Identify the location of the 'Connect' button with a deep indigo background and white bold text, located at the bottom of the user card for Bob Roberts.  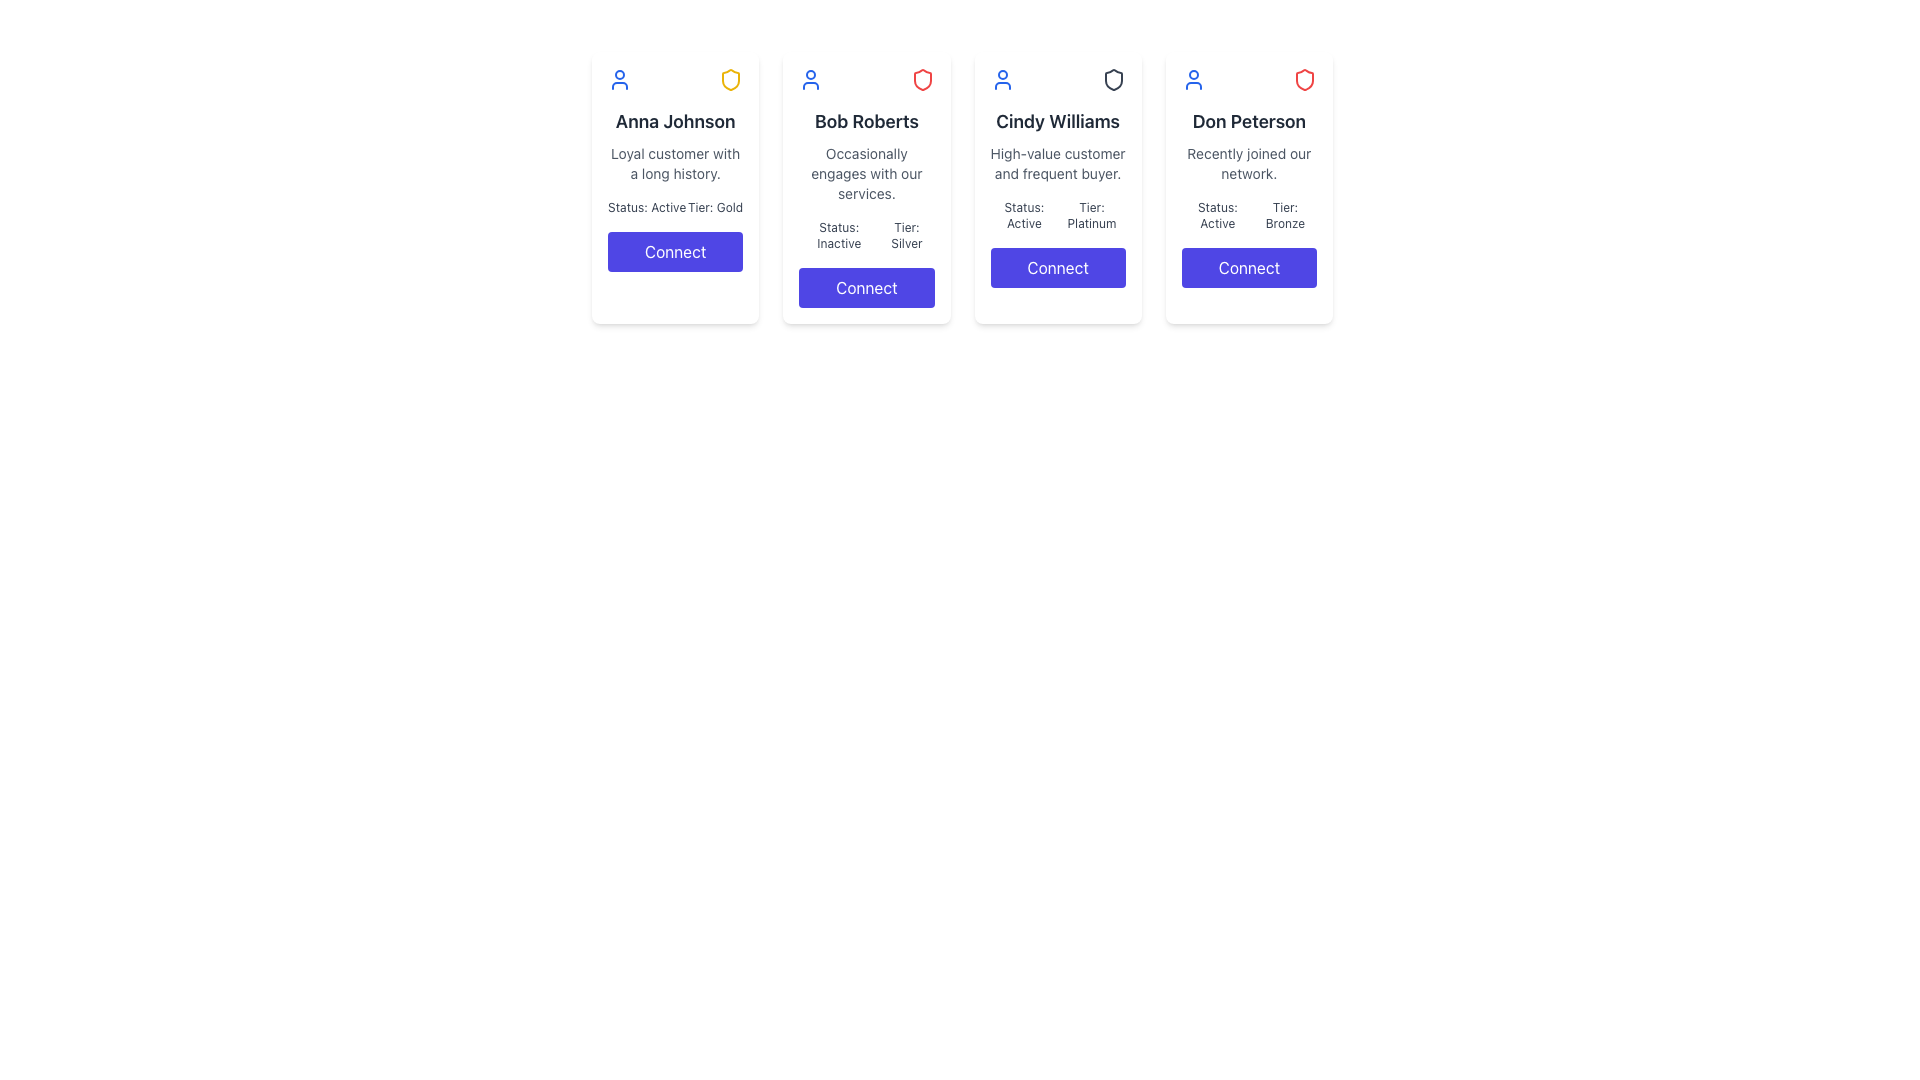
(866, 288).